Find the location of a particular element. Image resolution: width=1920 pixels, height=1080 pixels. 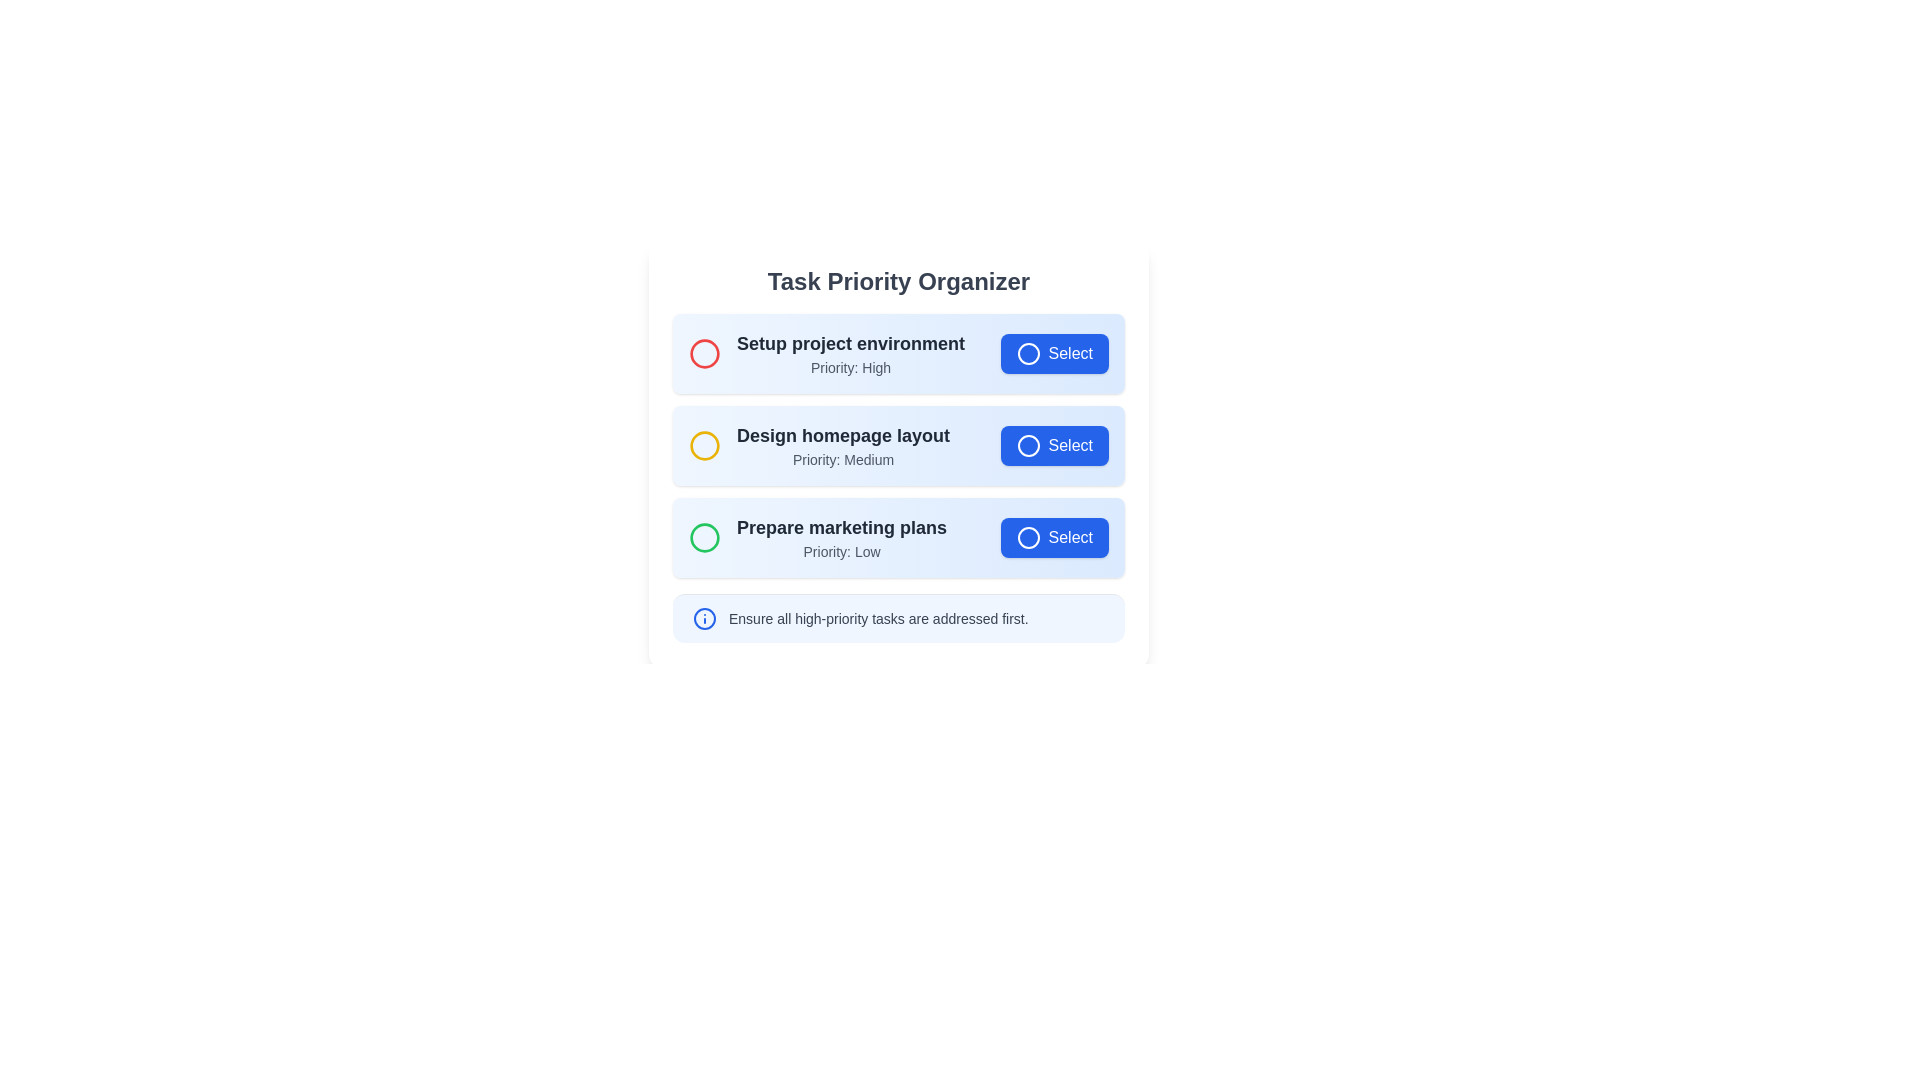

the state indicator icon located near the 'Select' button for the 'Setup project environment' task in the first row of the task organizer list is located at coordinates (1028, 353).